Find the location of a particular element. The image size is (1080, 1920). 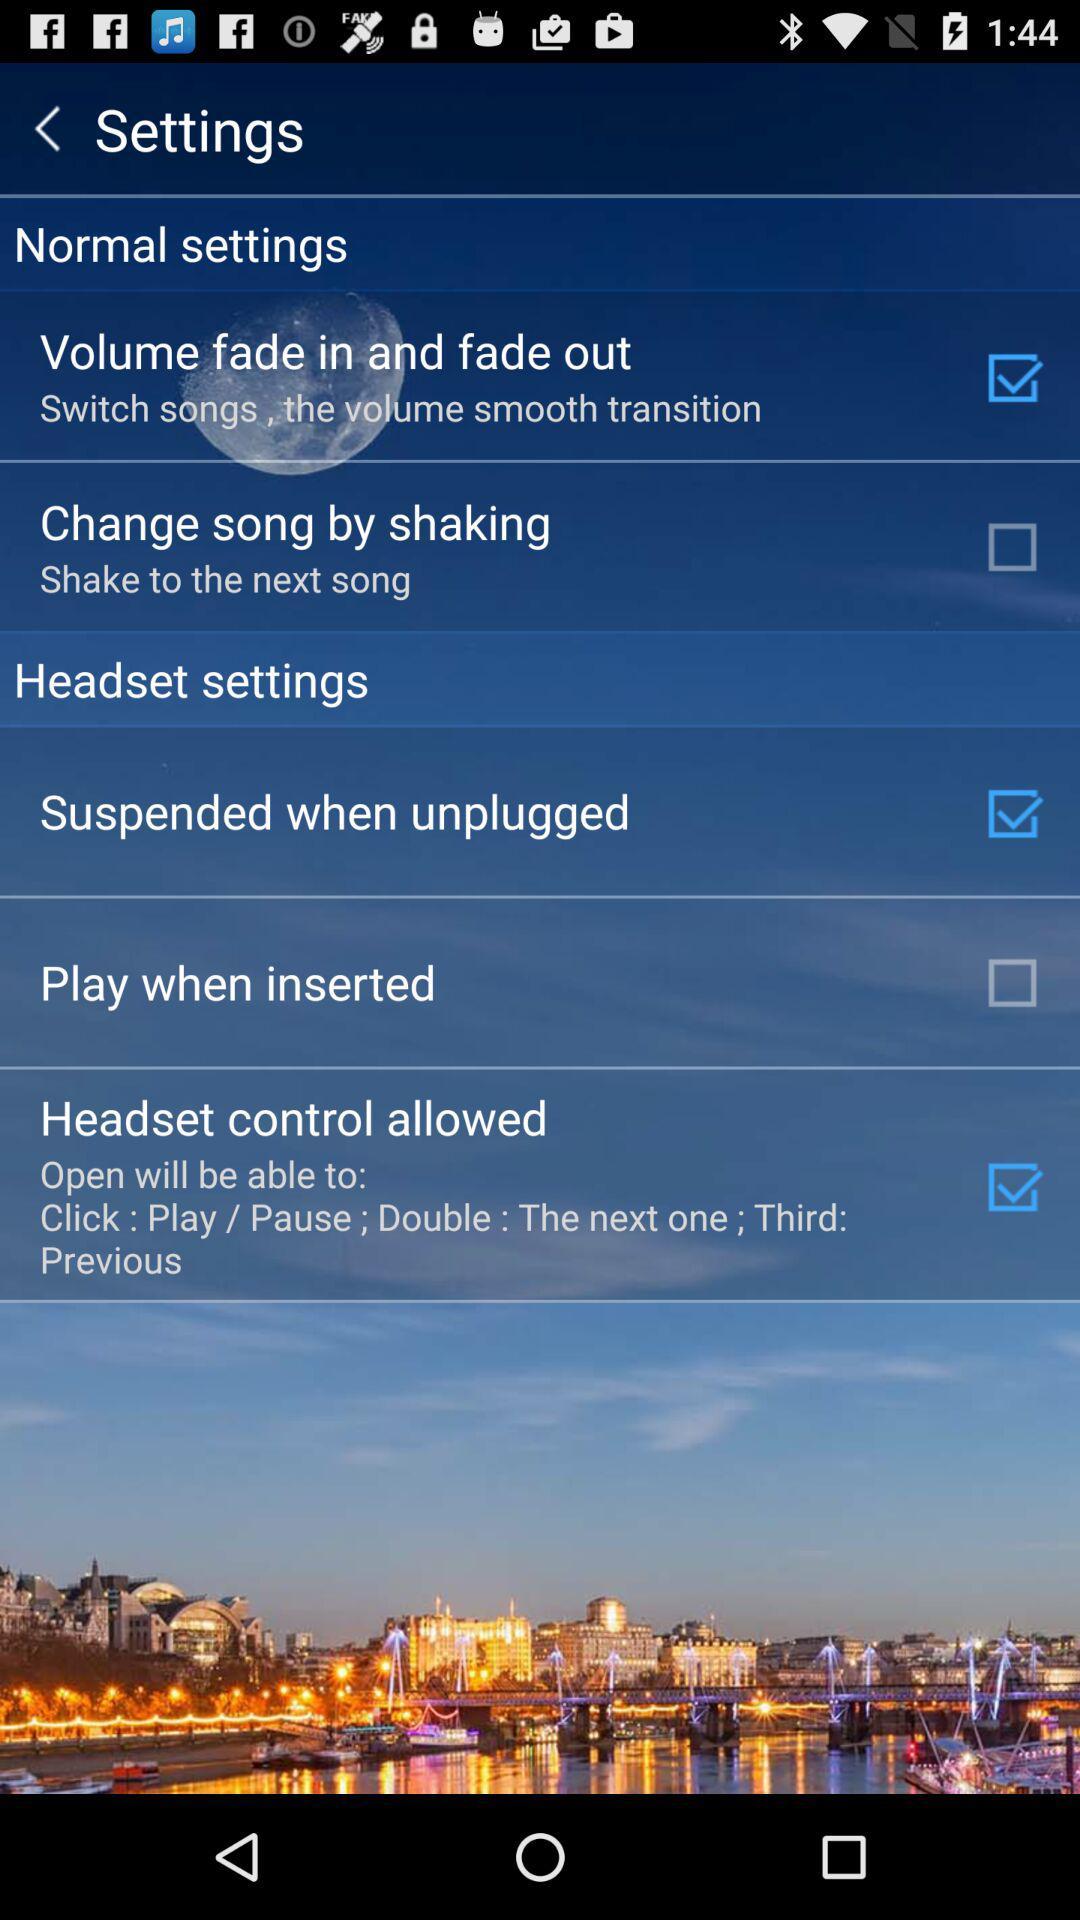

the arrow_backward icon is located at coordinates (46, 136).